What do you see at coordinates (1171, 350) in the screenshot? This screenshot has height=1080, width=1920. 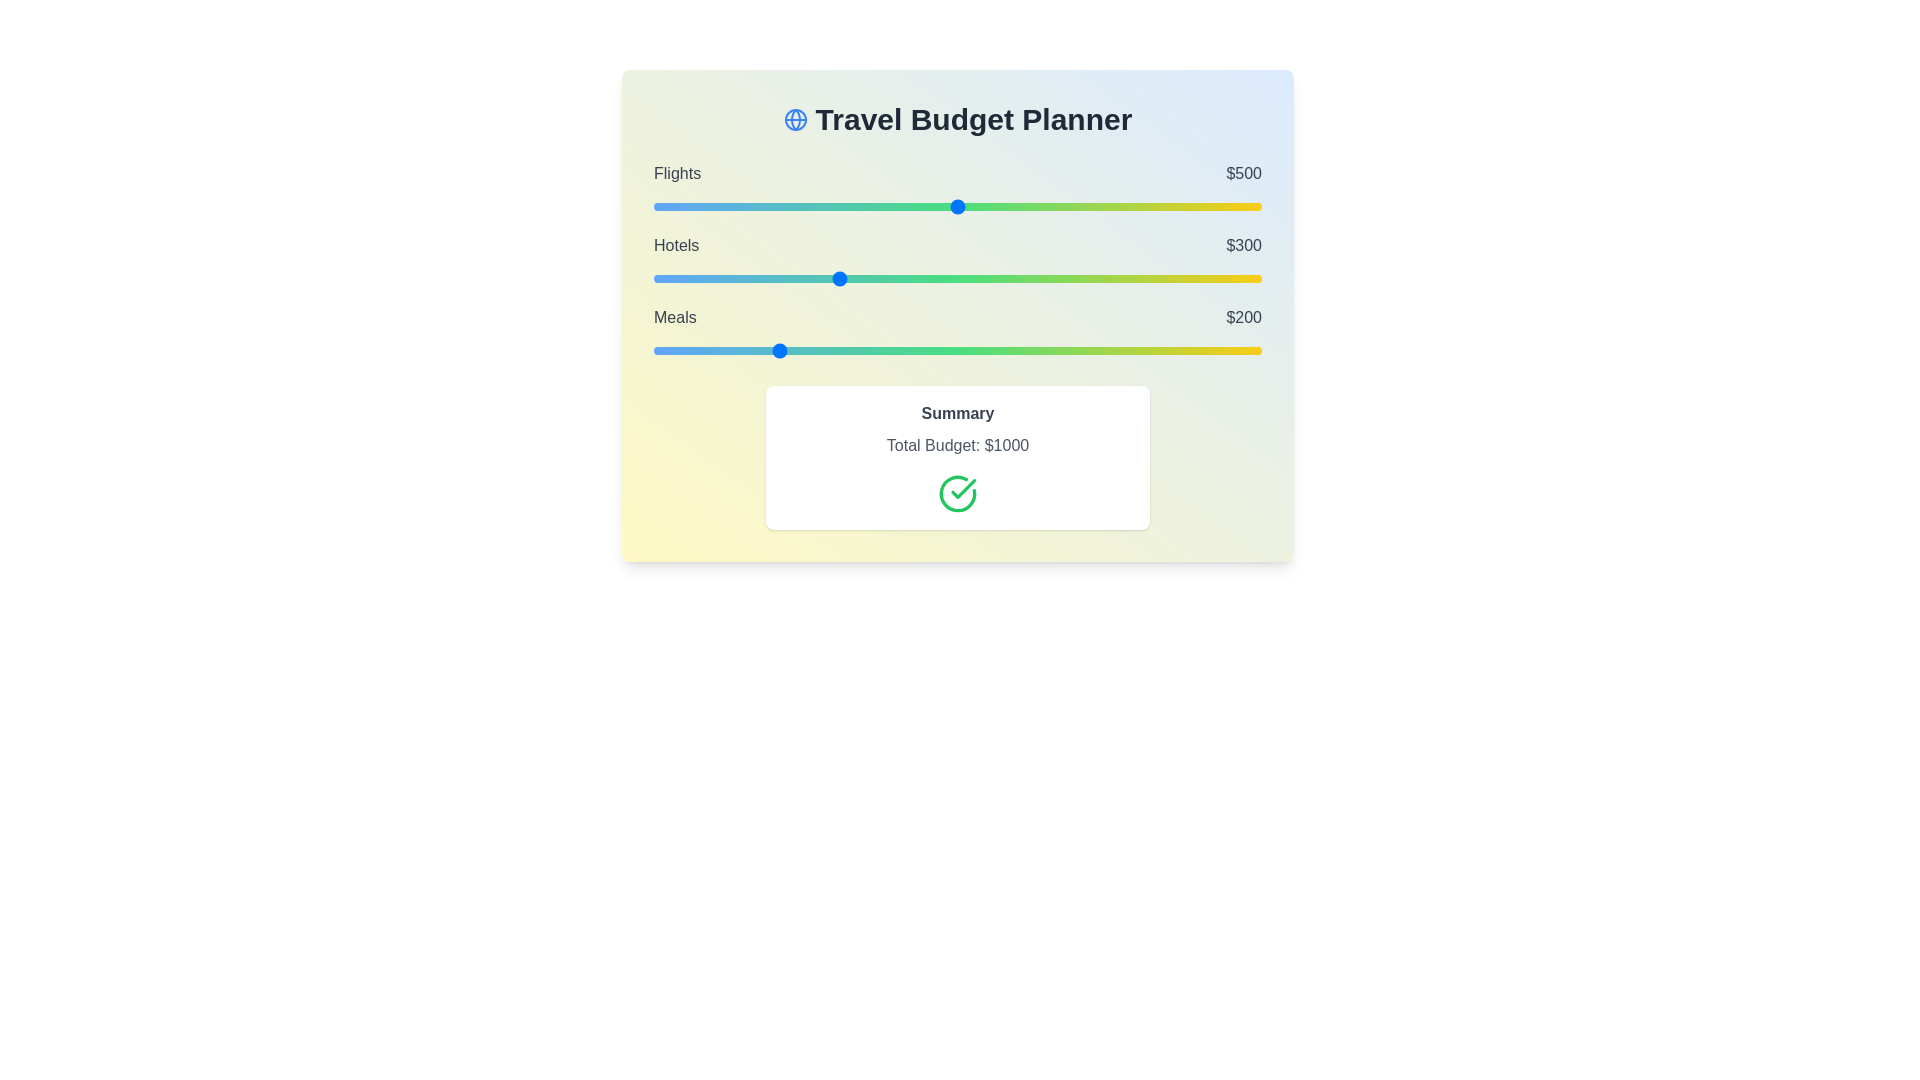 I see `the 'Meals' slider to 851 within the range 0 to 1000` at bounding box center [1171, 350].